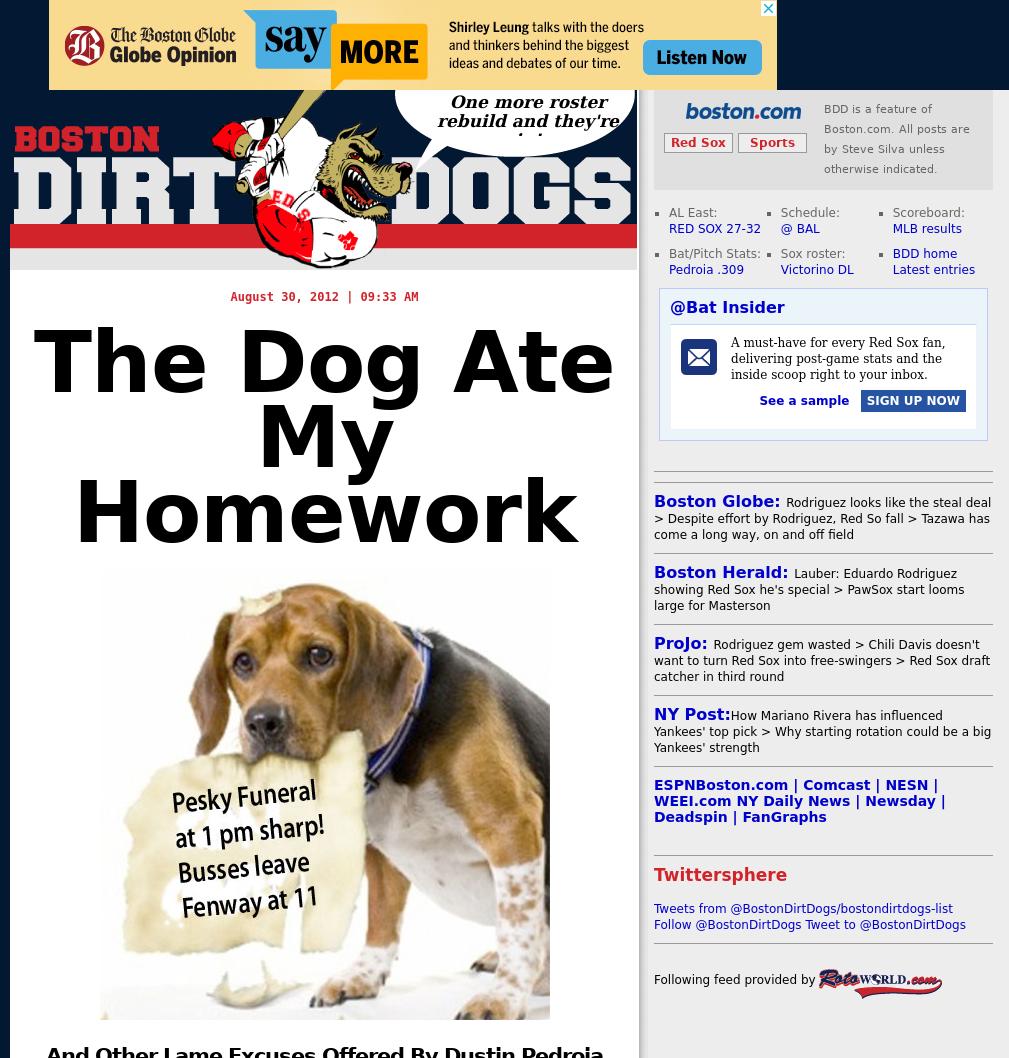 This screenshot has height=1058, width=1009. What do you see at coordinates (933, 269) in the screenshot?
I see `'Latest entries'` at bounding box center [933, 269].